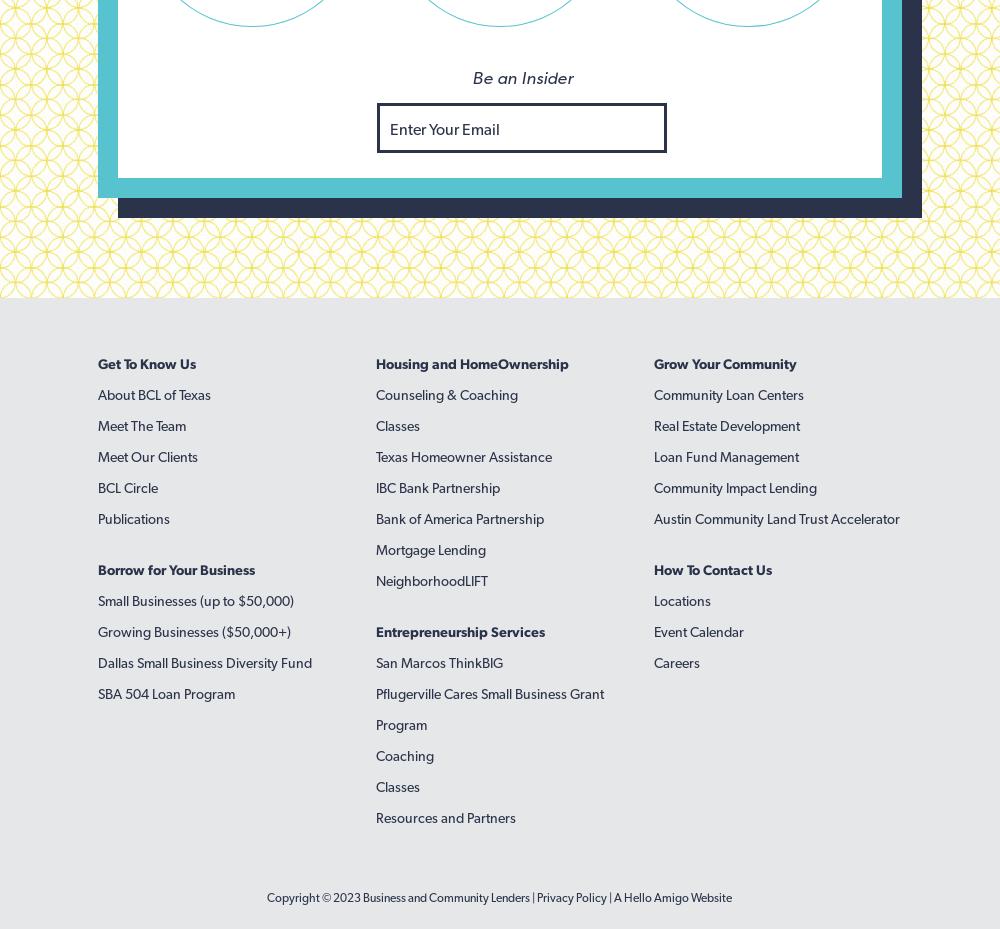  What do you see at coordinates (681, 599) in the screenshot?
I see `'Locations'` at bounding box center [681, 599].